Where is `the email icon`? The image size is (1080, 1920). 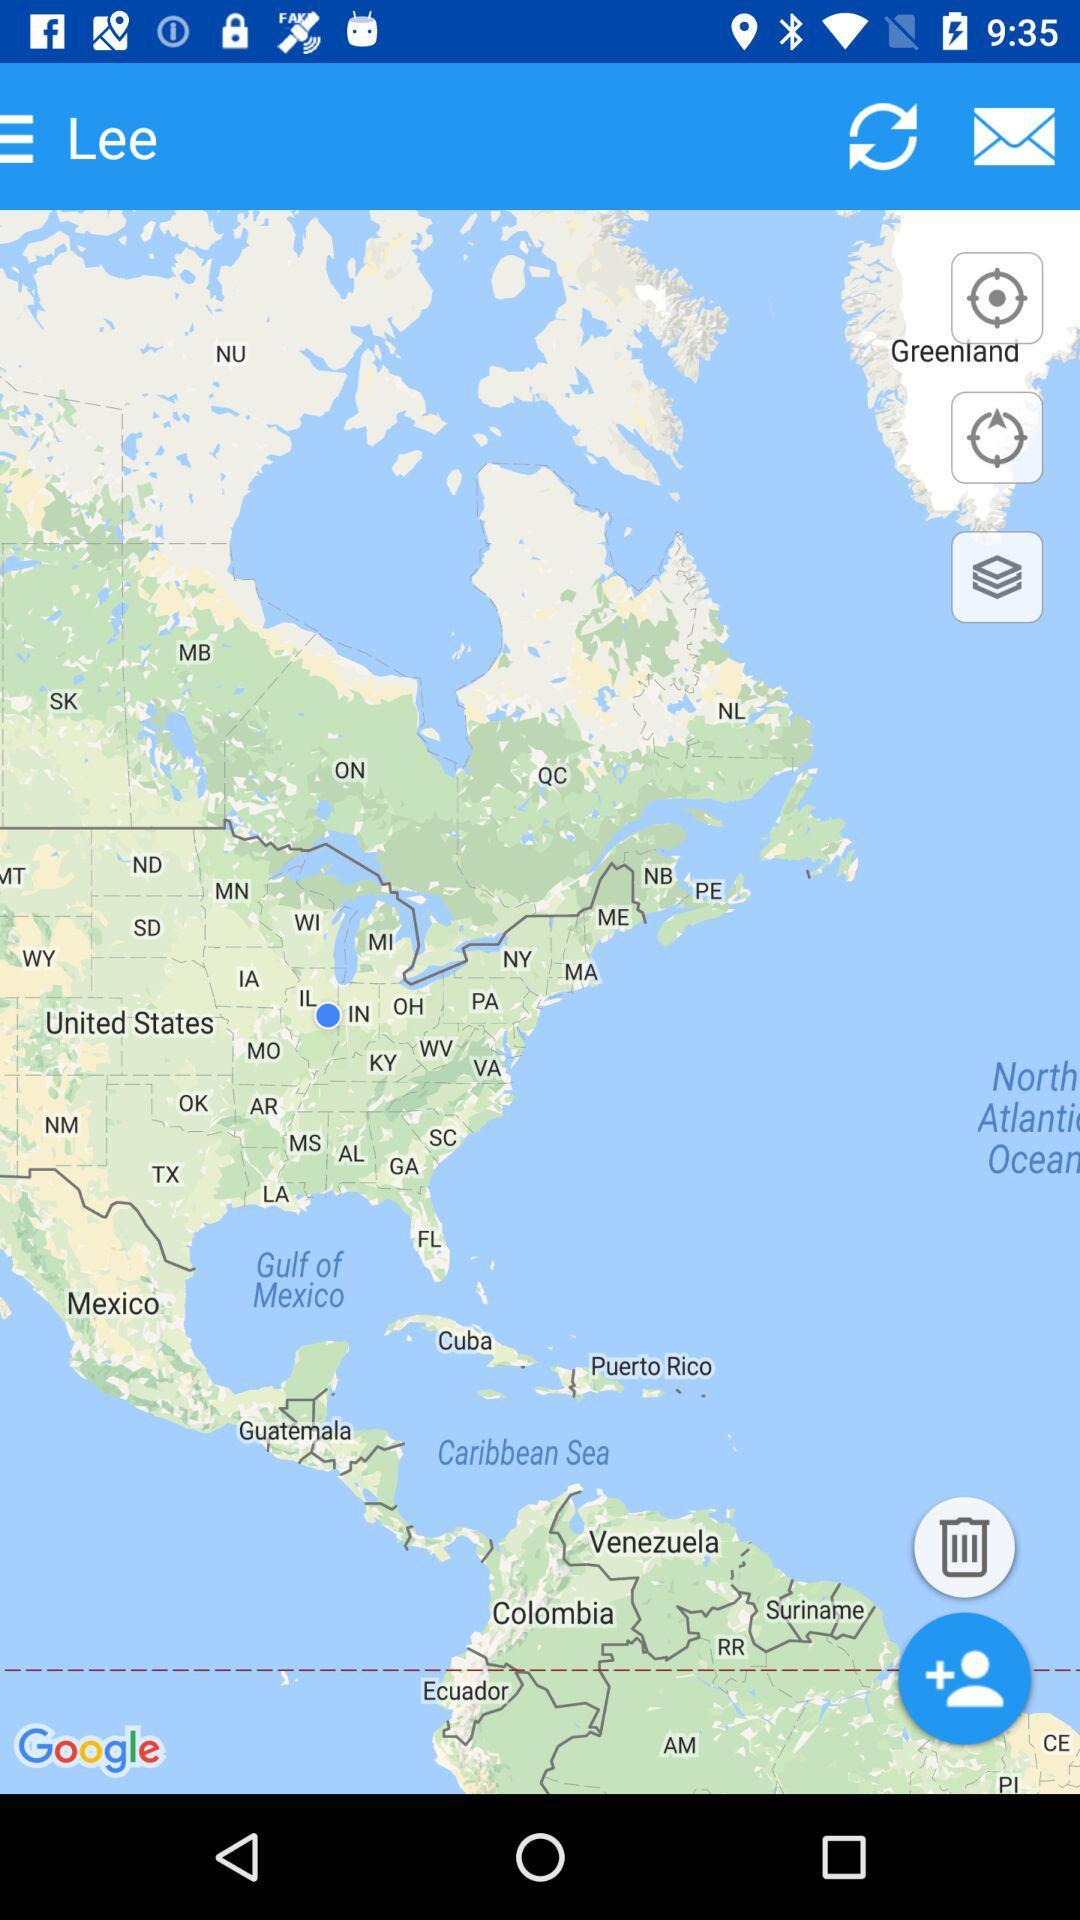
the email icon is located at coordinates (1014, 135).